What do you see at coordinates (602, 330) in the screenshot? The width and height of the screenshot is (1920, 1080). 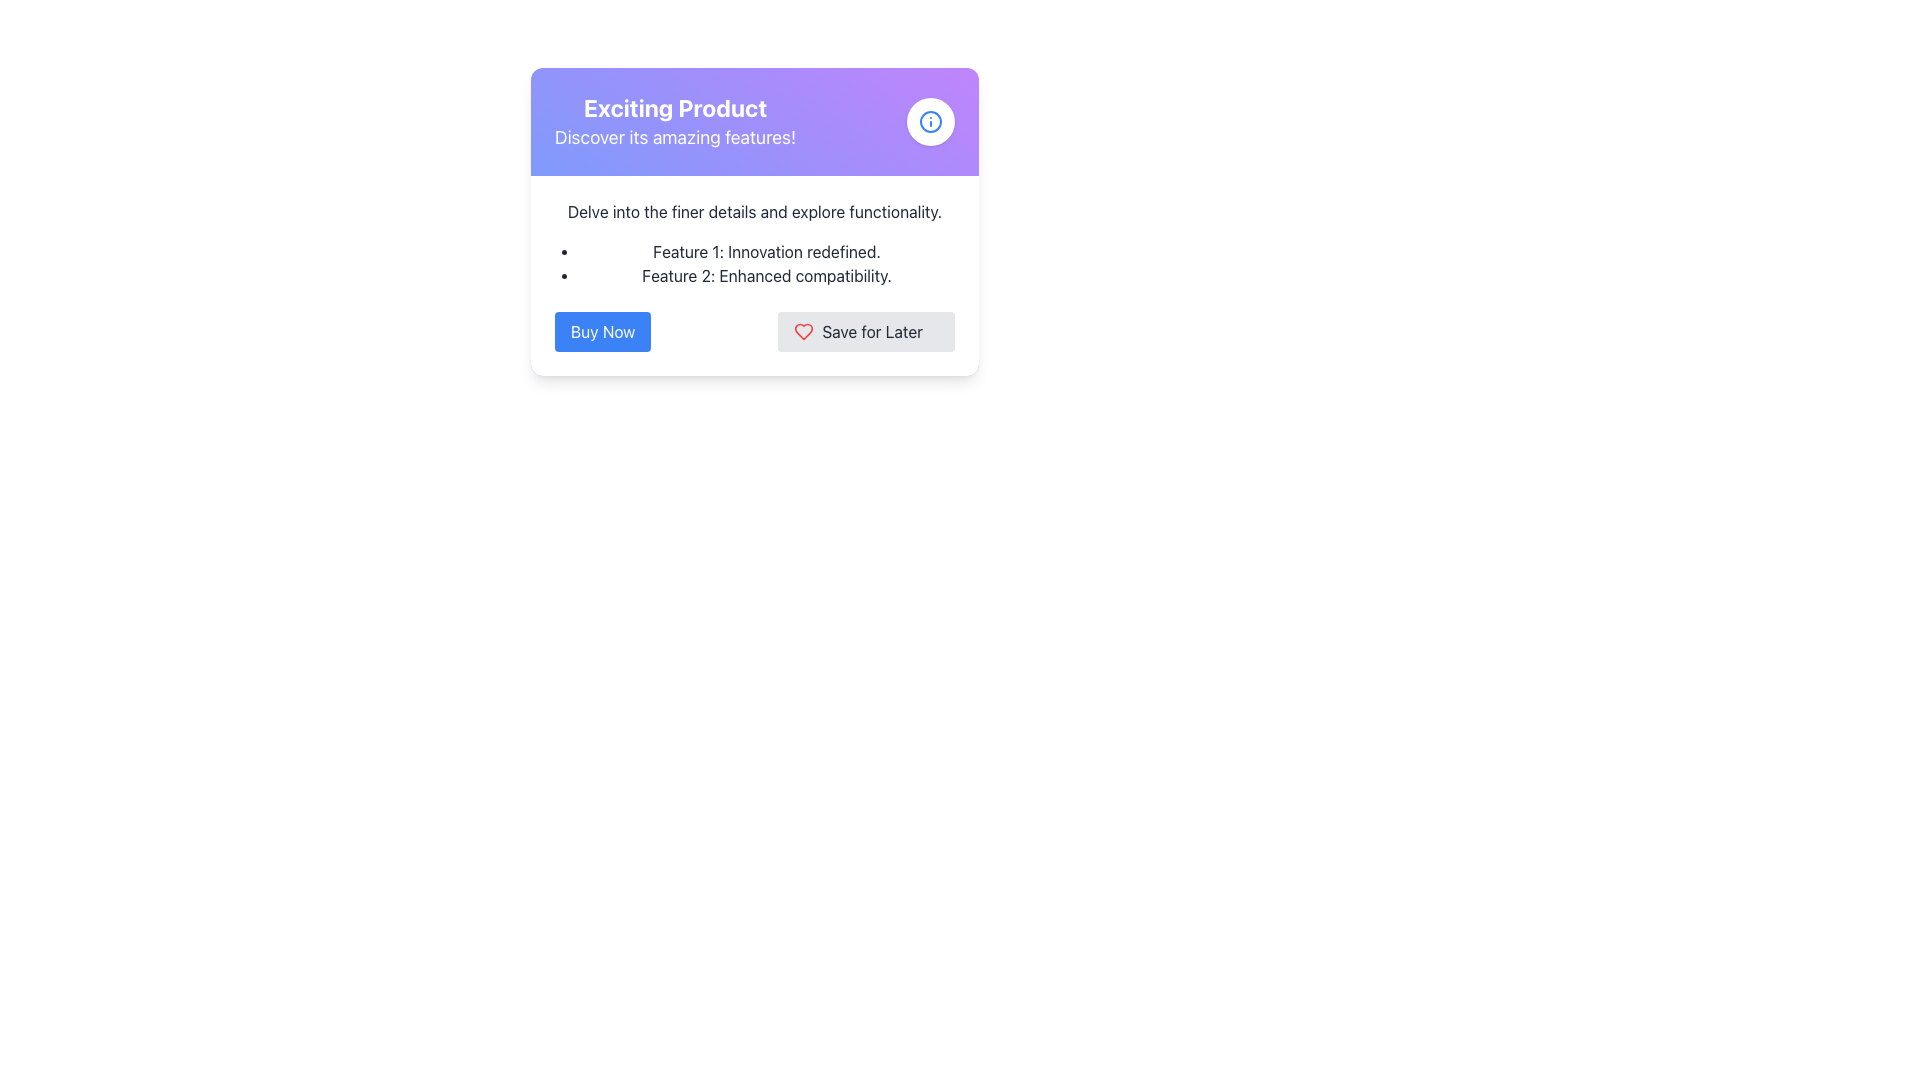 I see `the left-most blue rectangular button labeled 'Buy Now' to initiate a purchase` at bounding box center [602, 330].